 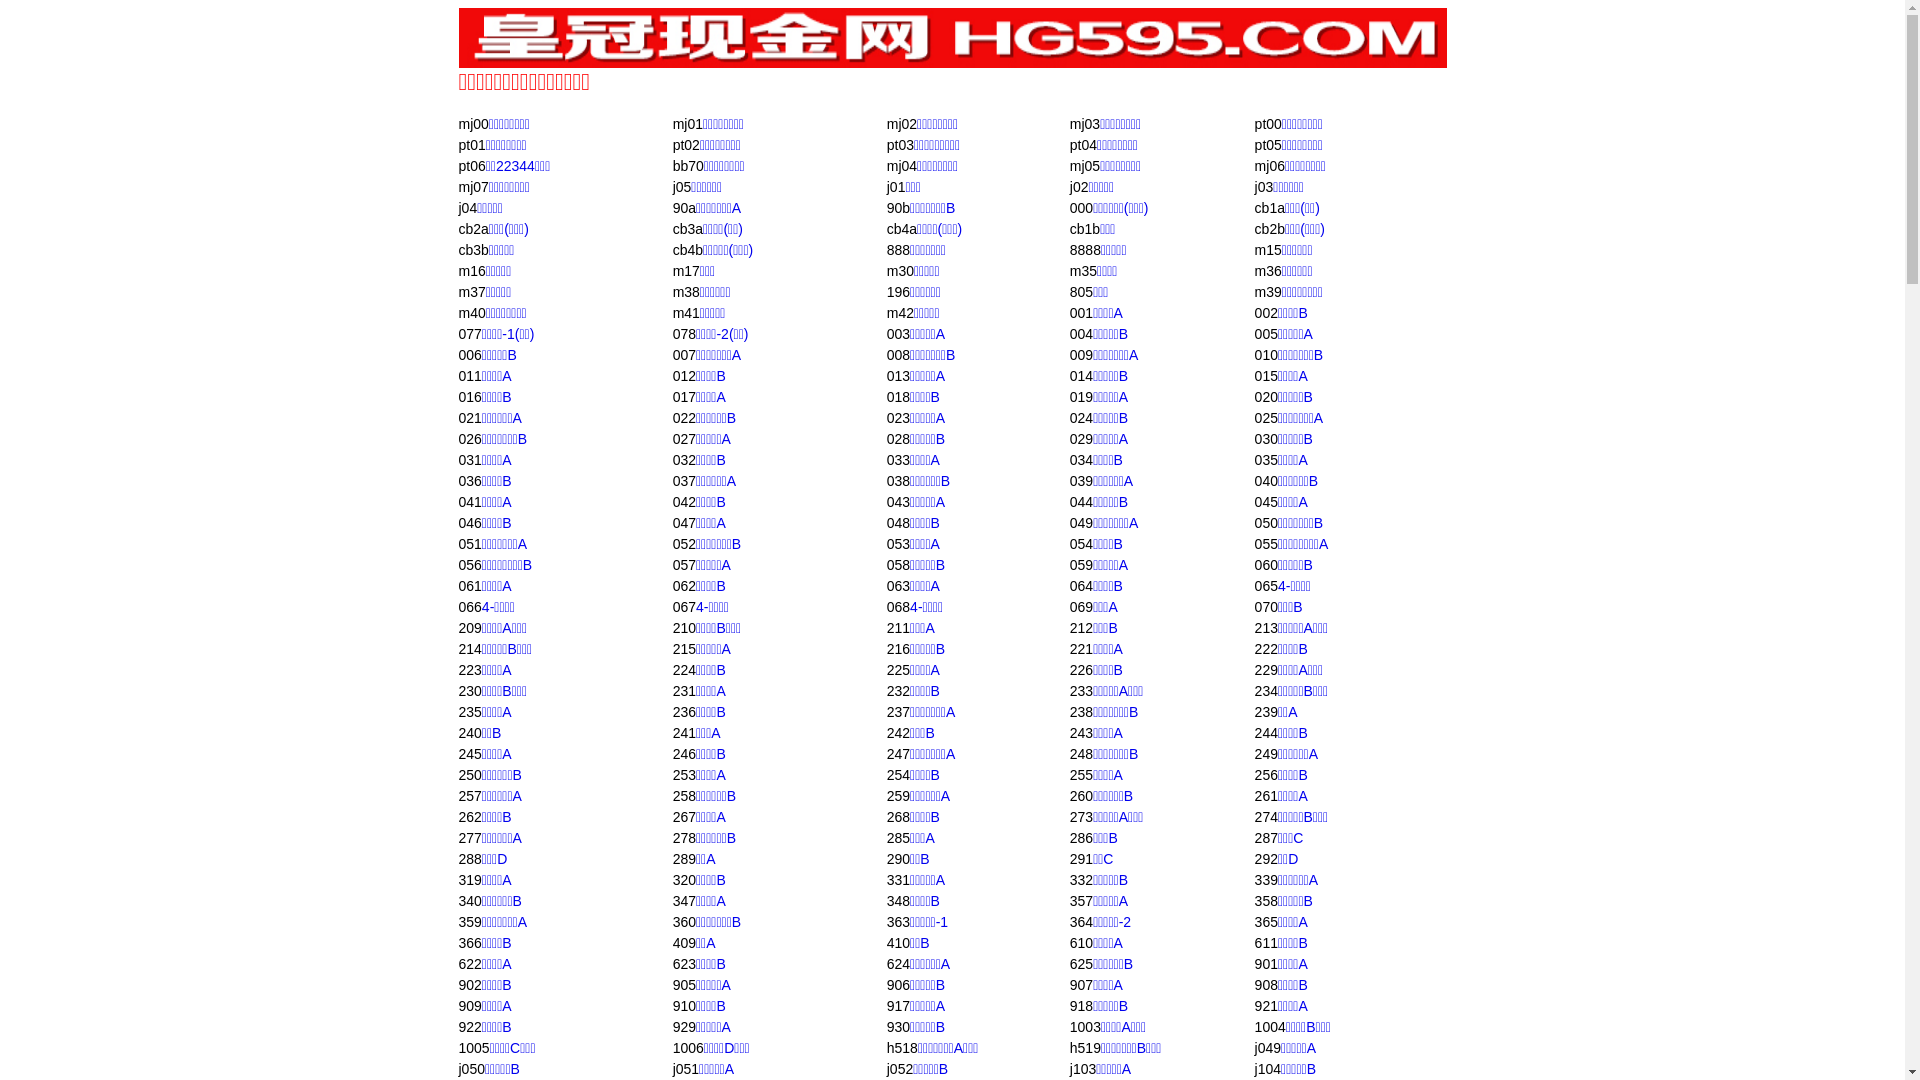 What do you see at coordinates (1069, 227) in the screenshot?
I see `'cb1b'` at bounding box center [1069, 227].